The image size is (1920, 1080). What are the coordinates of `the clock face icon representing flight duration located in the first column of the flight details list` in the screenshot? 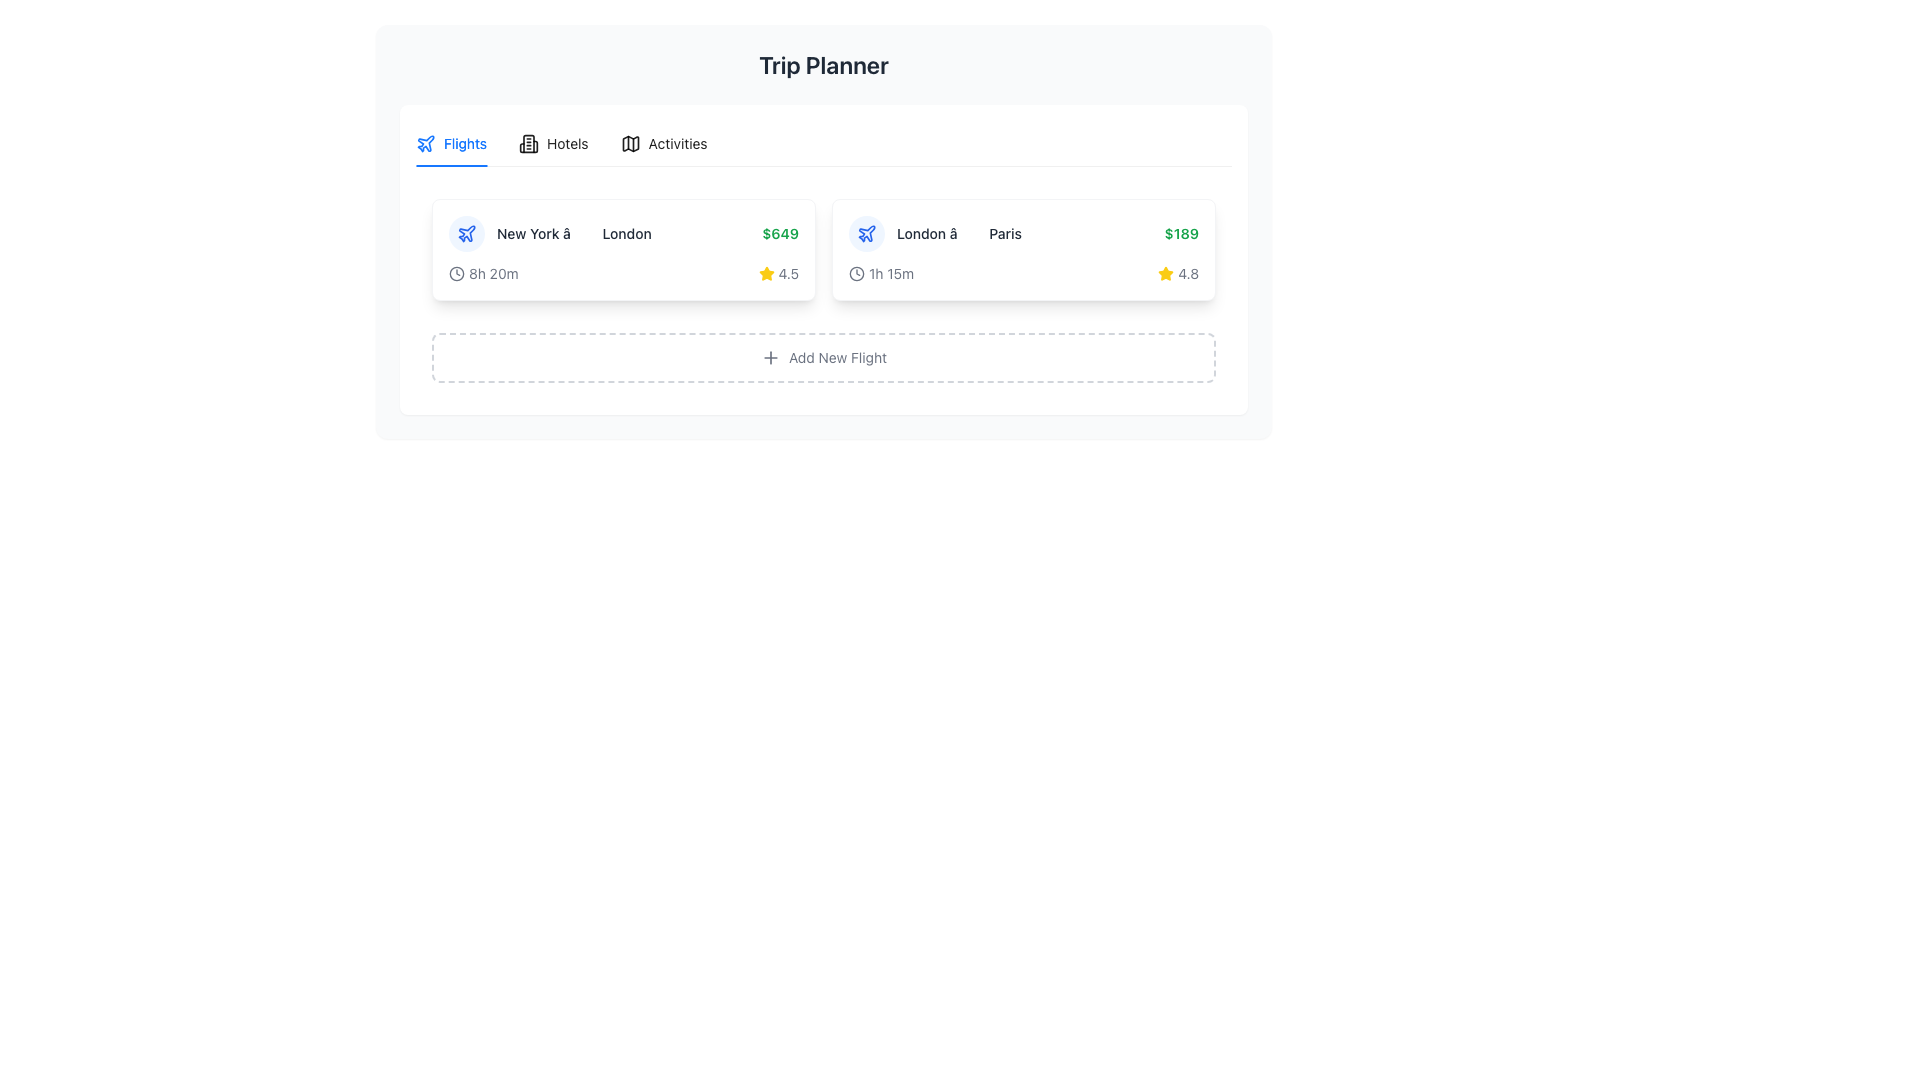 It's located at (455, 273).